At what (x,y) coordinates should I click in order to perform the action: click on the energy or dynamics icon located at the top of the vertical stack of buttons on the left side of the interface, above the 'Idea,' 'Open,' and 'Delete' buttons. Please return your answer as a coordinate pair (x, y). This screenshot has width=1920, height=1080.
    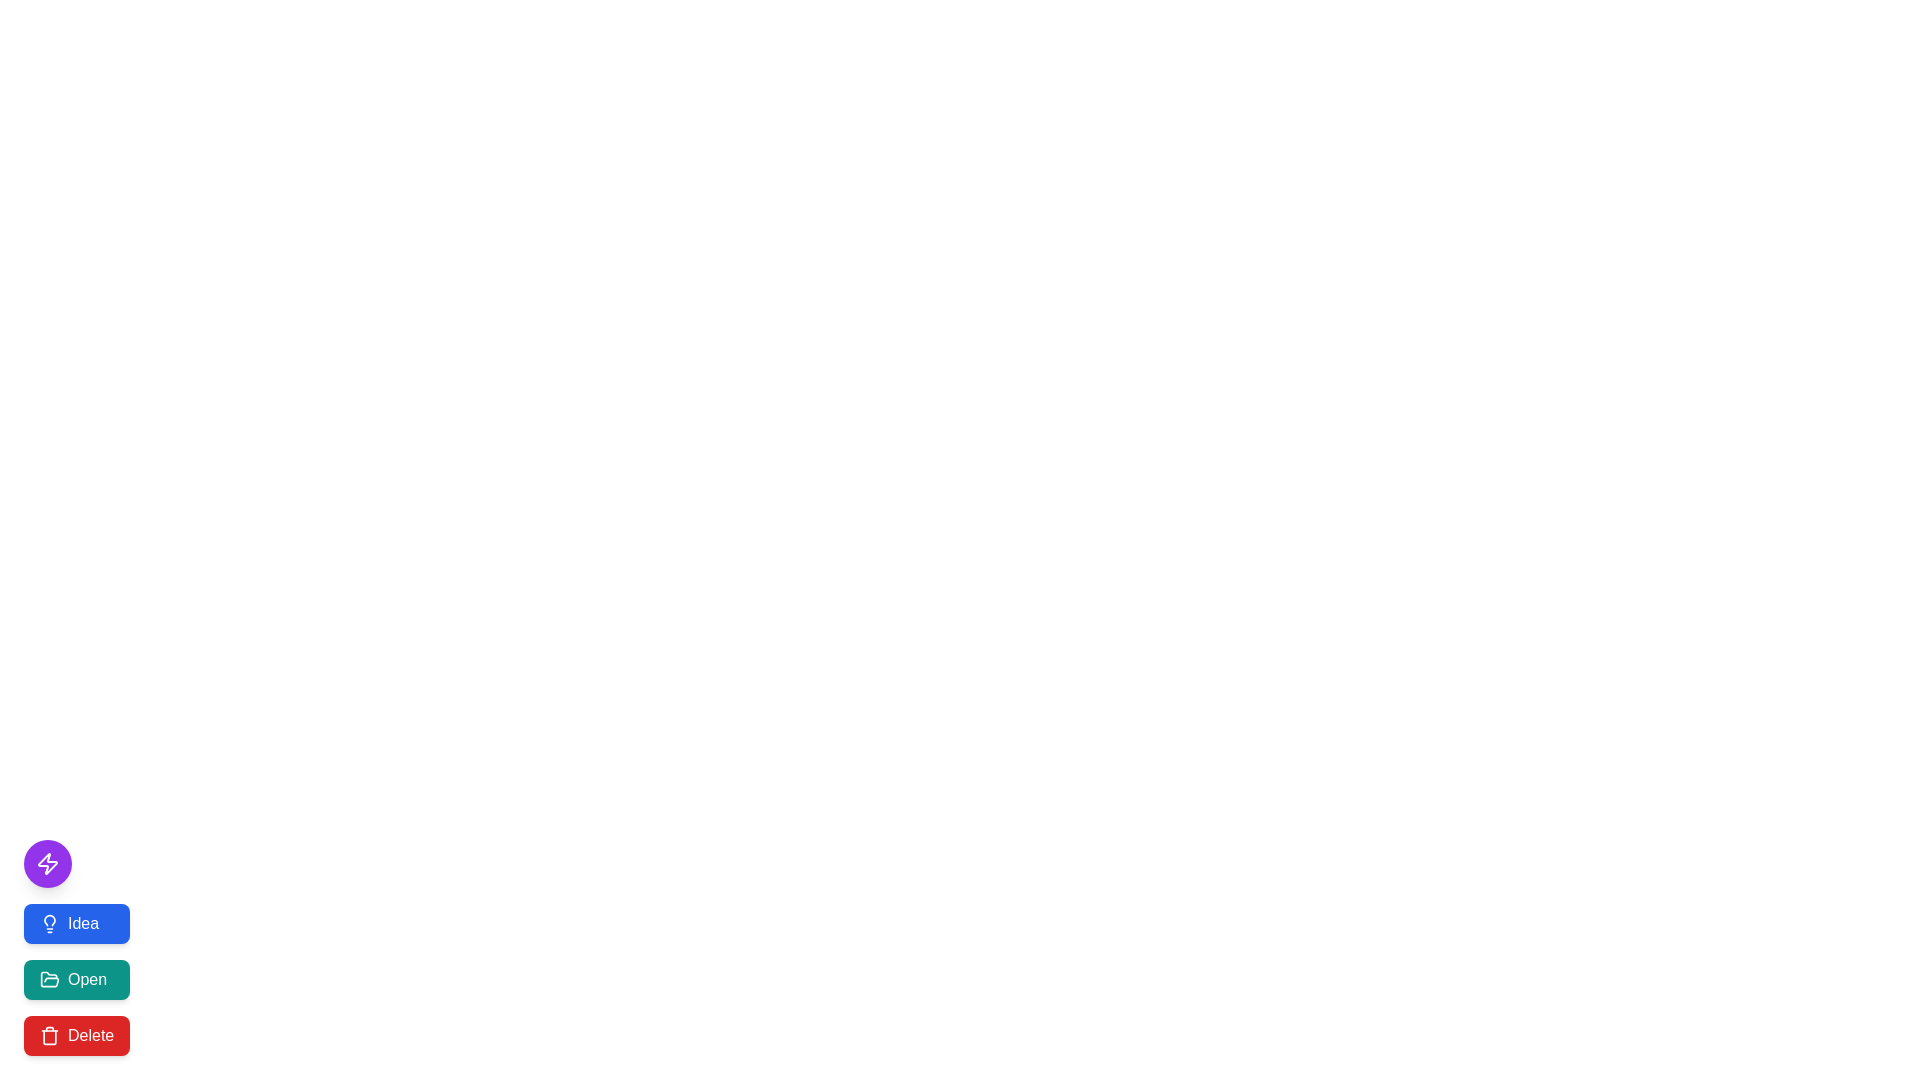
    Looking at the image, I should click on (48, 863).